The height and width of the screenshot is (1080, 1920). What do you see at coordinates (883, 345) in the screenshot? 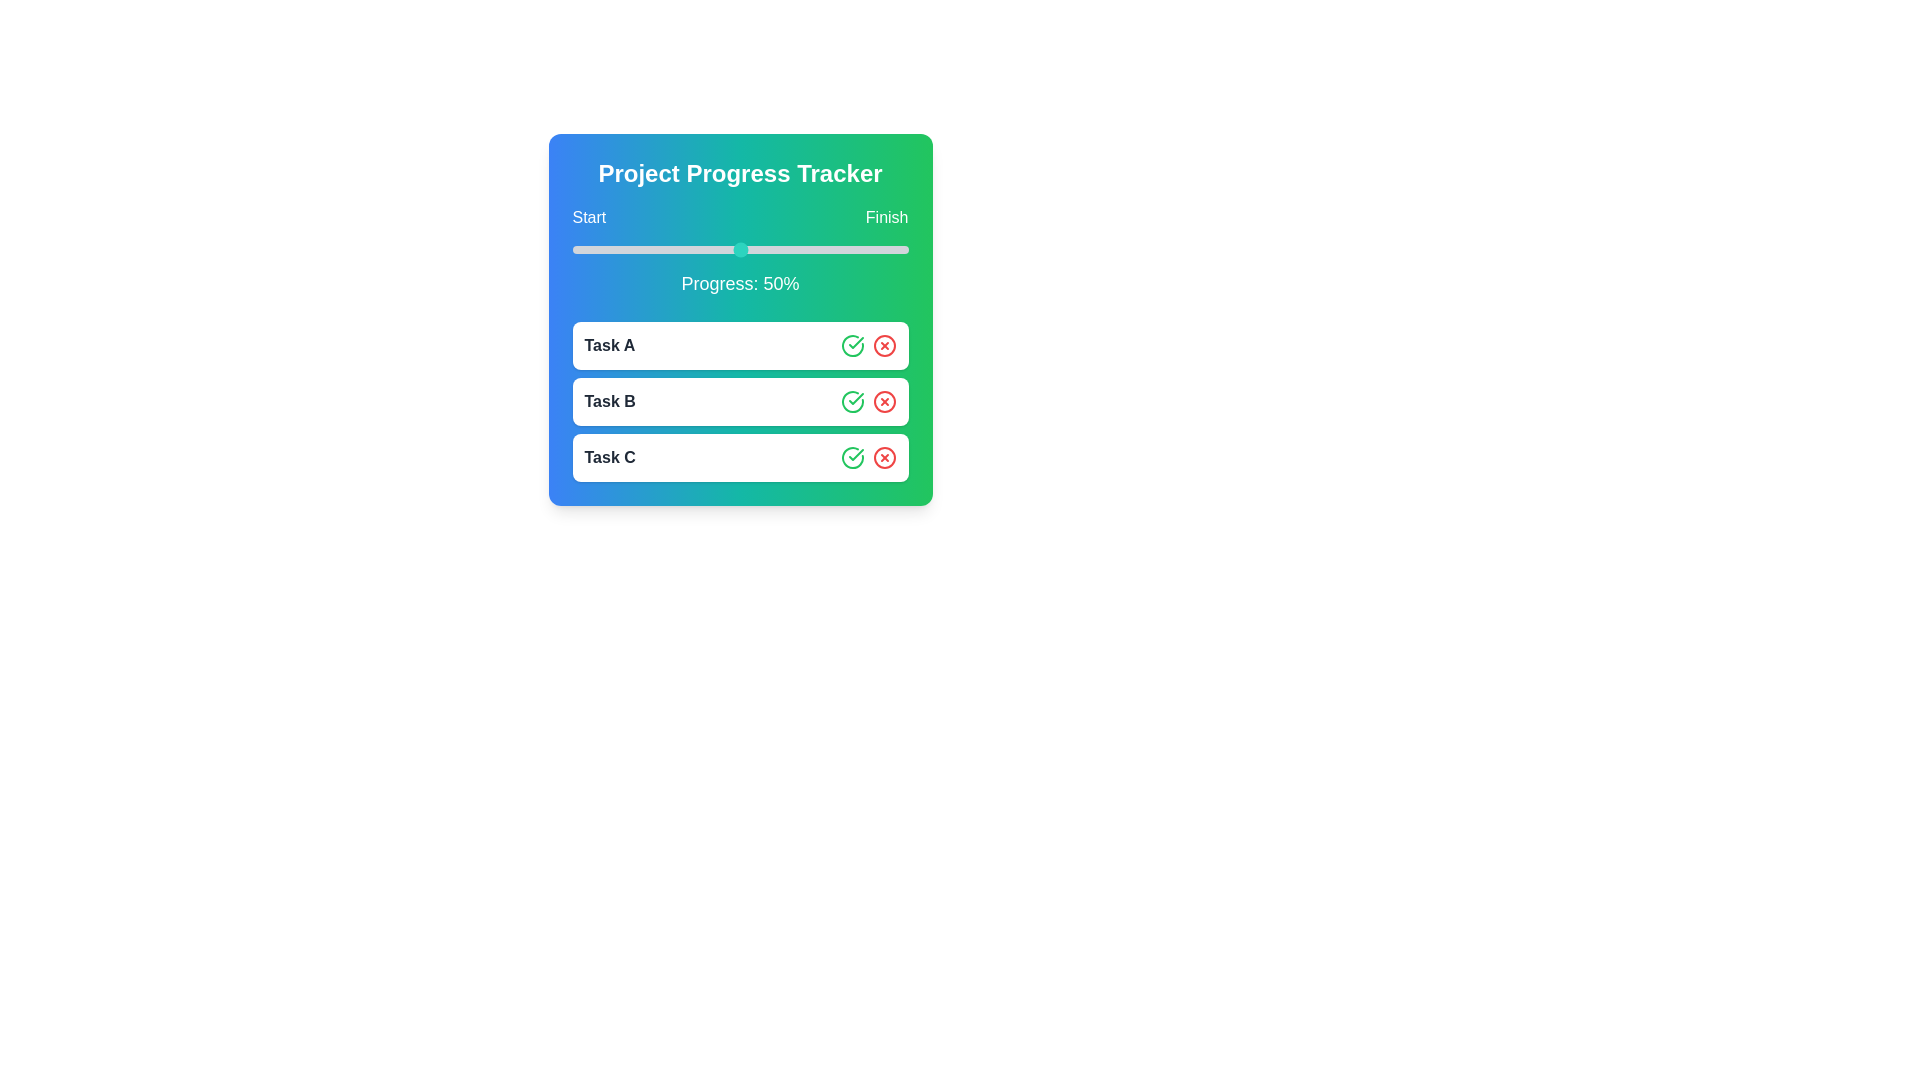
I see `cross button next to Task A to cancel it` at bounding box center [883, 345].